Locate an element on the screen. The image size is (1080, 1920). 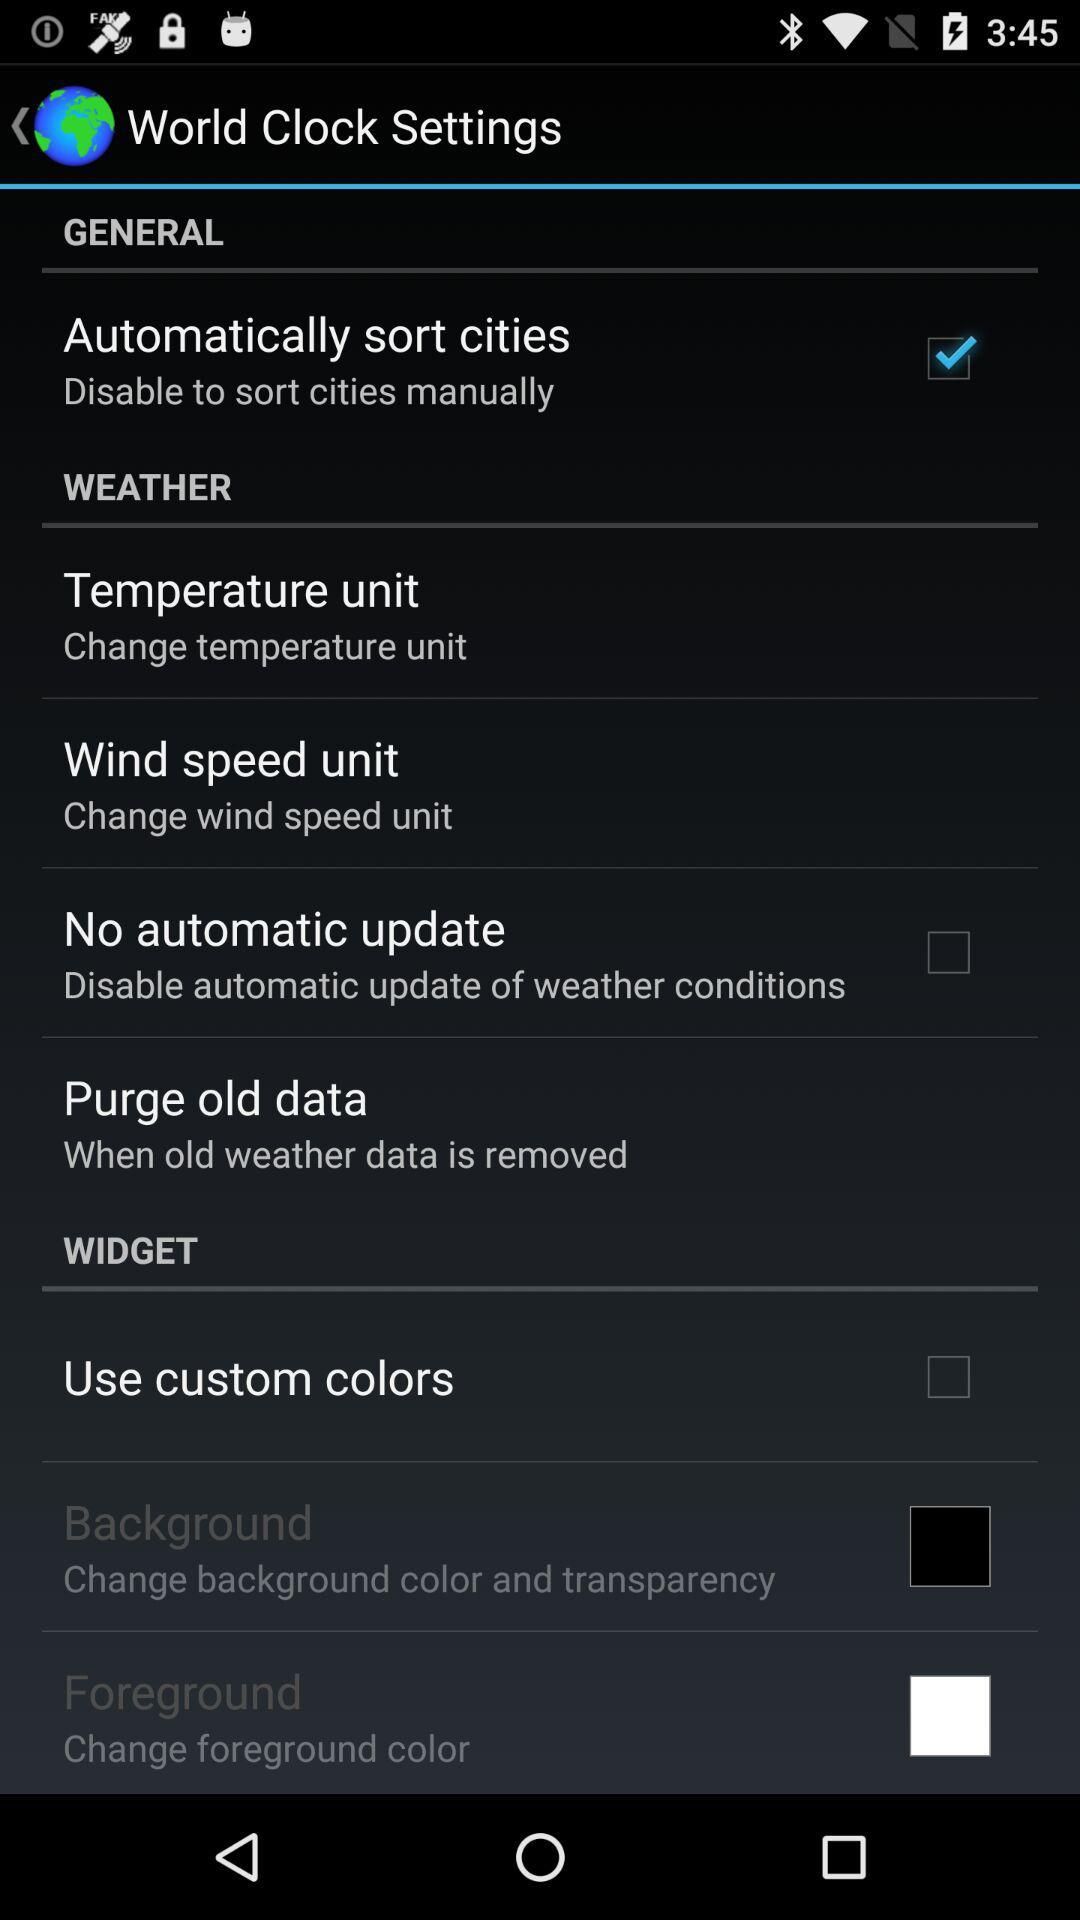
item below the widget app is located at coordinates (257, 1375).